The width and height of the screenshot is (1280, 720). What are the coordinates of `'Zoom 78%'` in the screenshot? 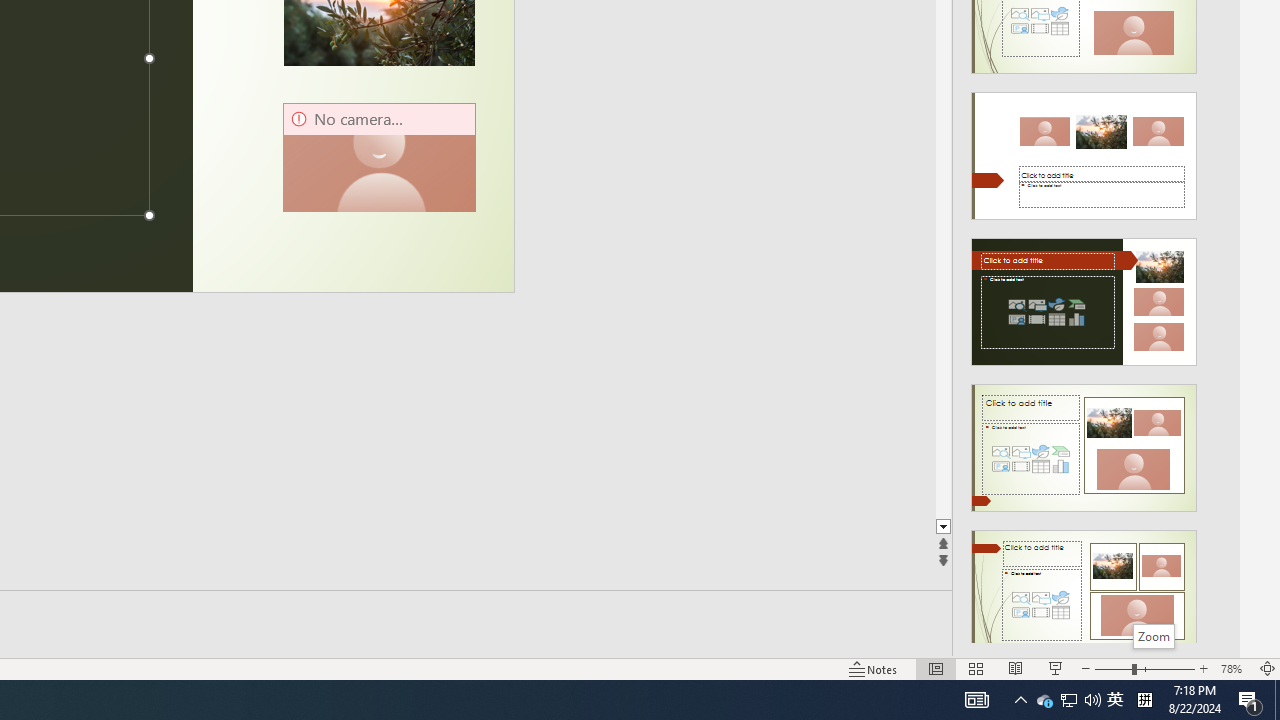 It's located at (1233, 669).